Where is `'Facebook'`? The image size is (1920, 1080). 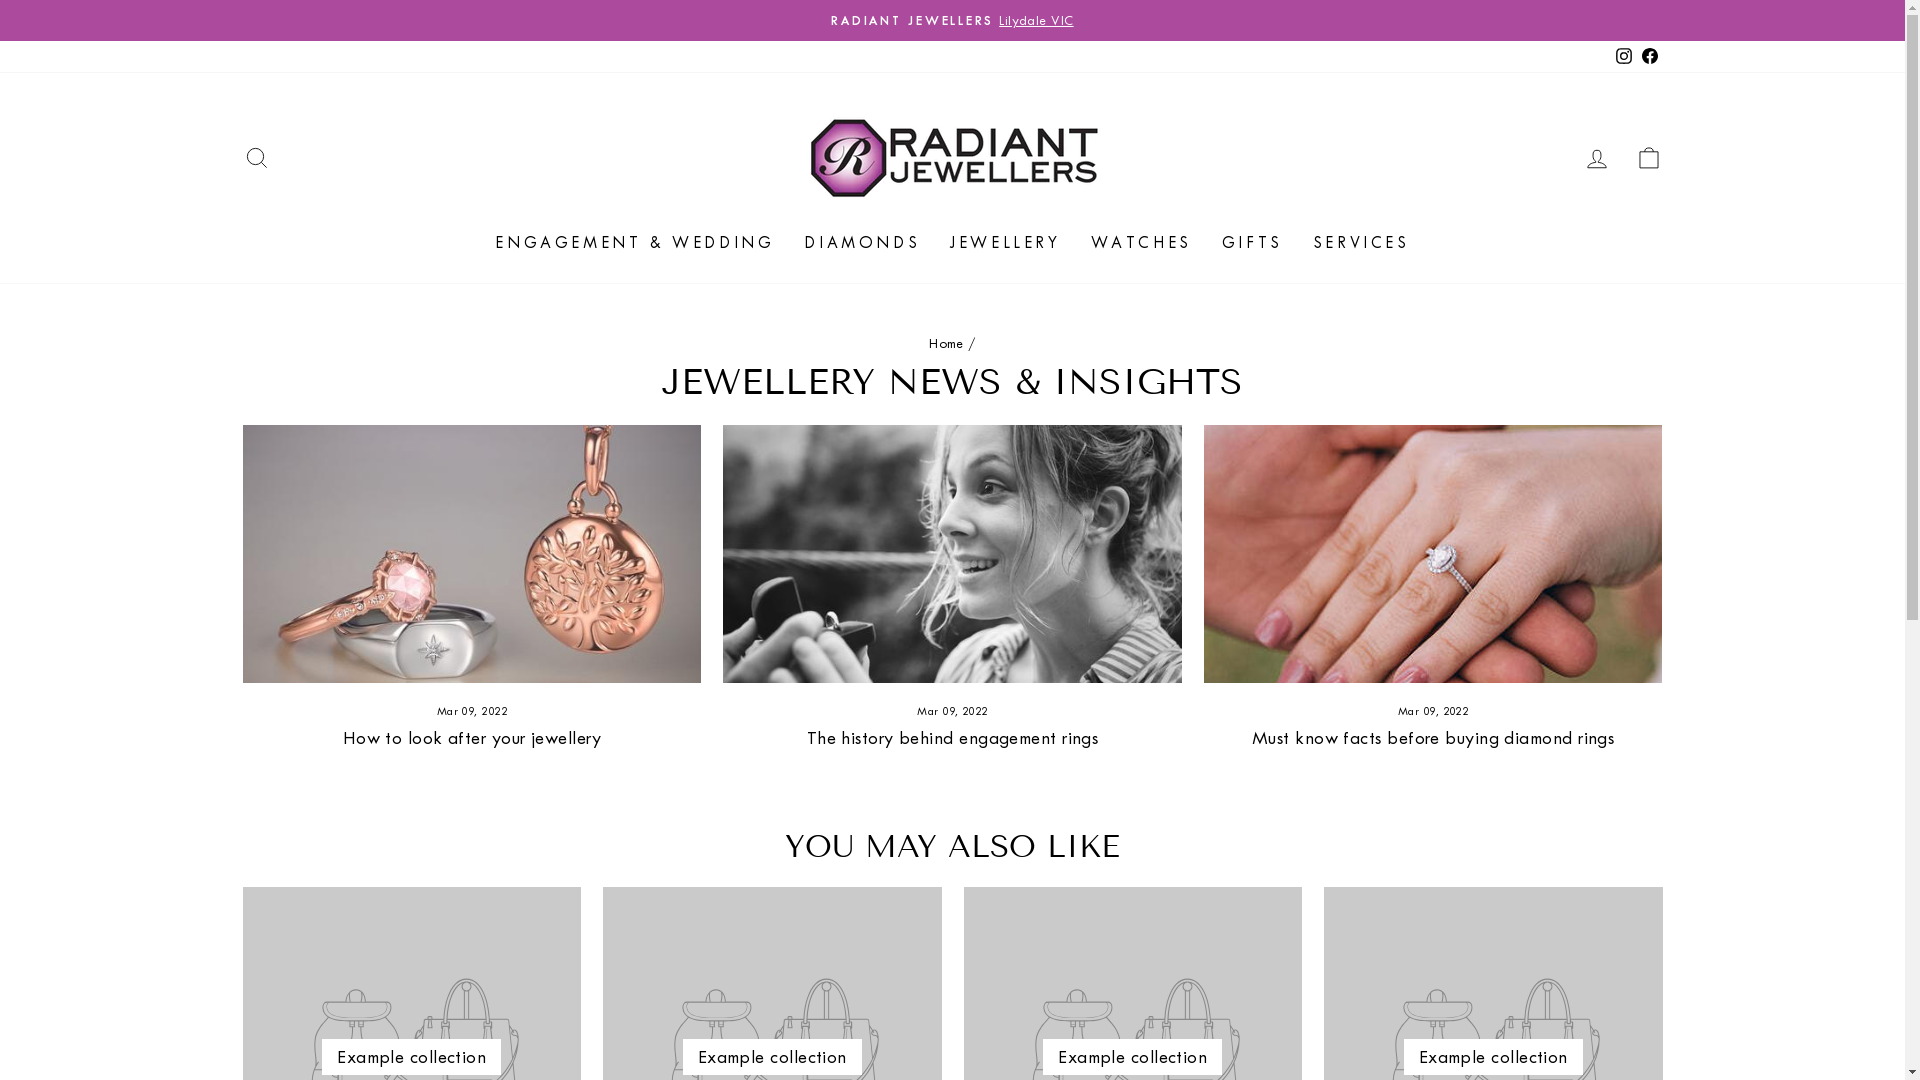
'Facebook' is located at coordinates (1636, 55).